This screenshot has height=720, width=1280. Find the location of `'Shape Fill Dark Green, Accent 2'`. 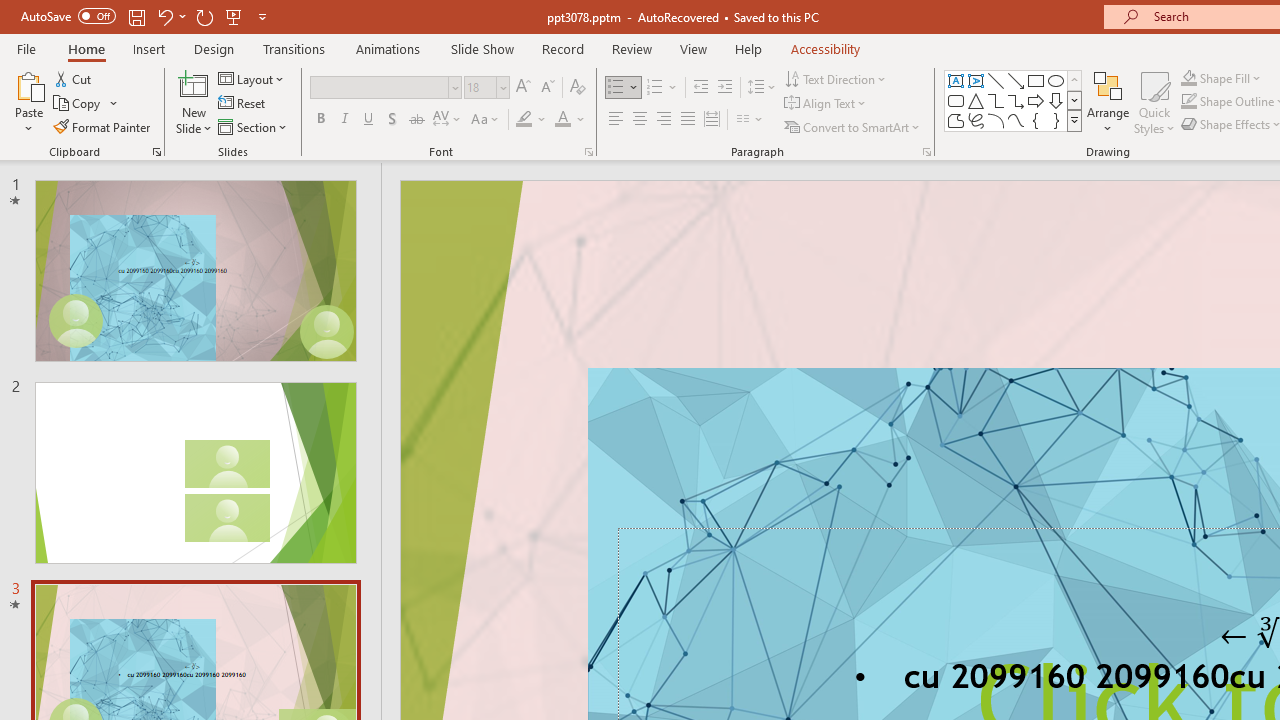

'Shape Fill Dark Green, Accent 2' is located at coordinates (1189, 77).